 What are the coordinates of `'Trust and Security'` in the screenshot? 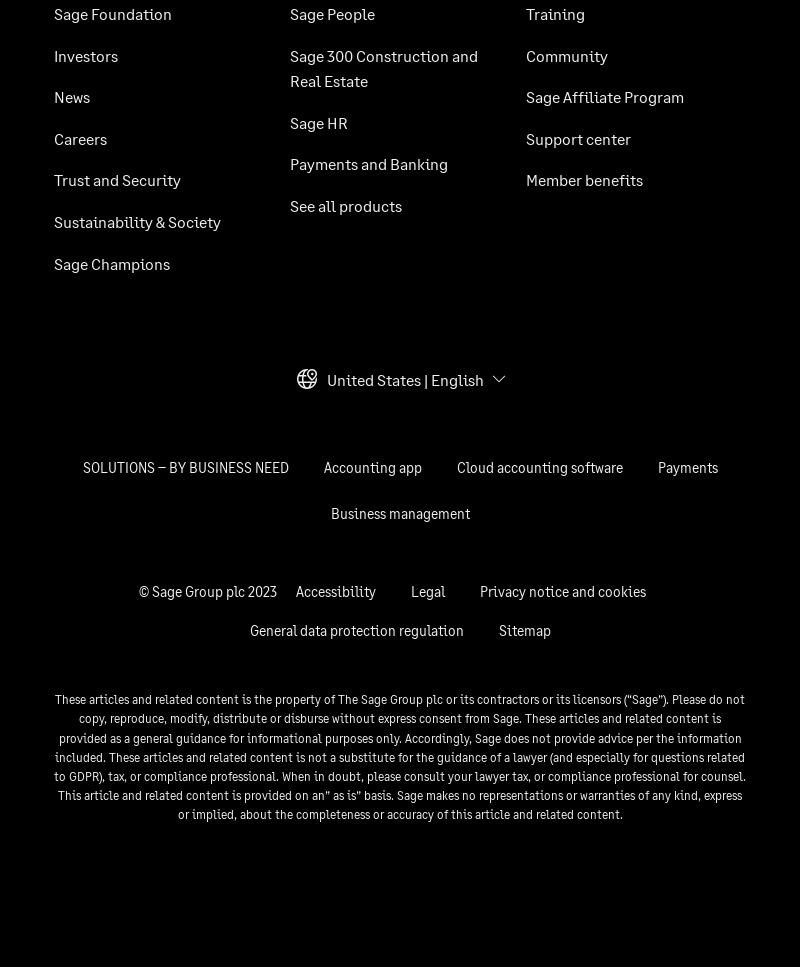 It's located at (53, 179).